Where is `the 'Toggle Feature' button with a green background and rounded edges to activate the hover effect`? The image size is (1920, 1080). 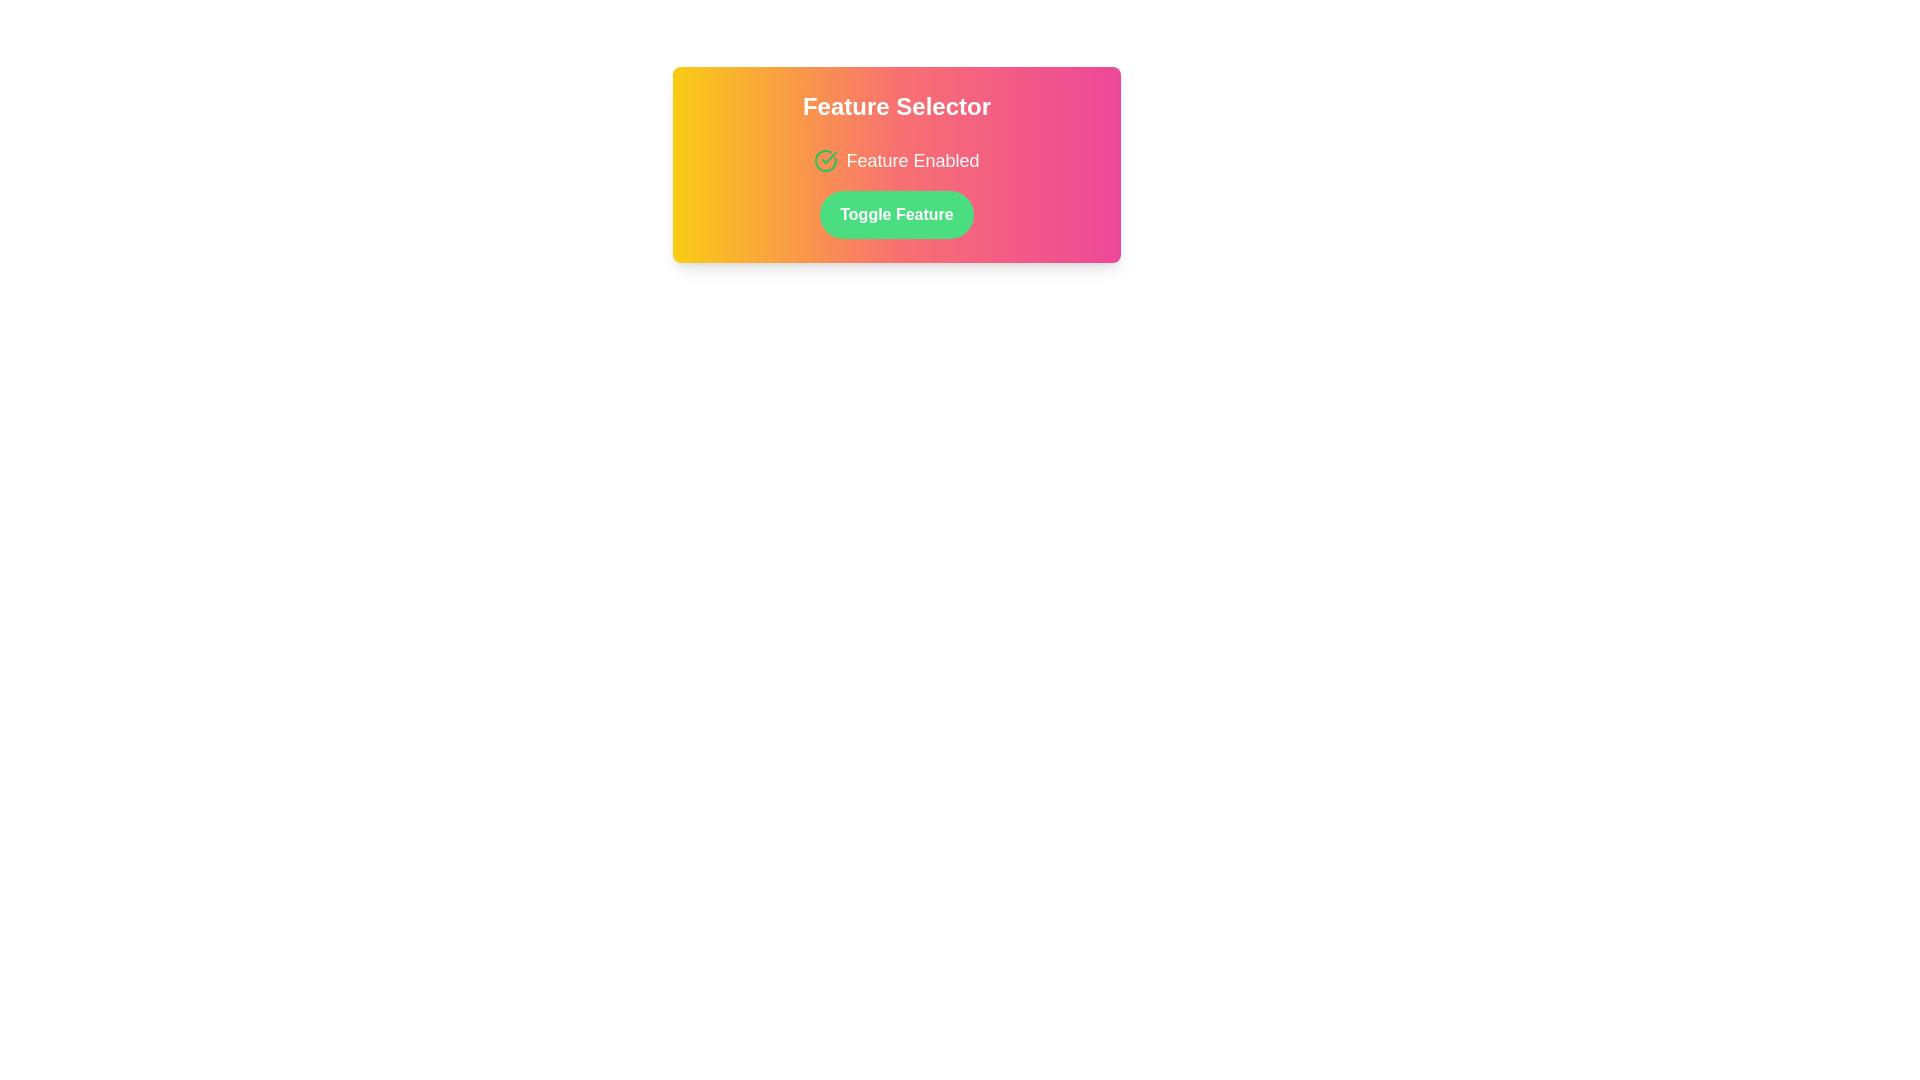
the 'Toggle Feature' button with a green background and rounded edges to activate the hover effect is located at coordinates (896, 215).